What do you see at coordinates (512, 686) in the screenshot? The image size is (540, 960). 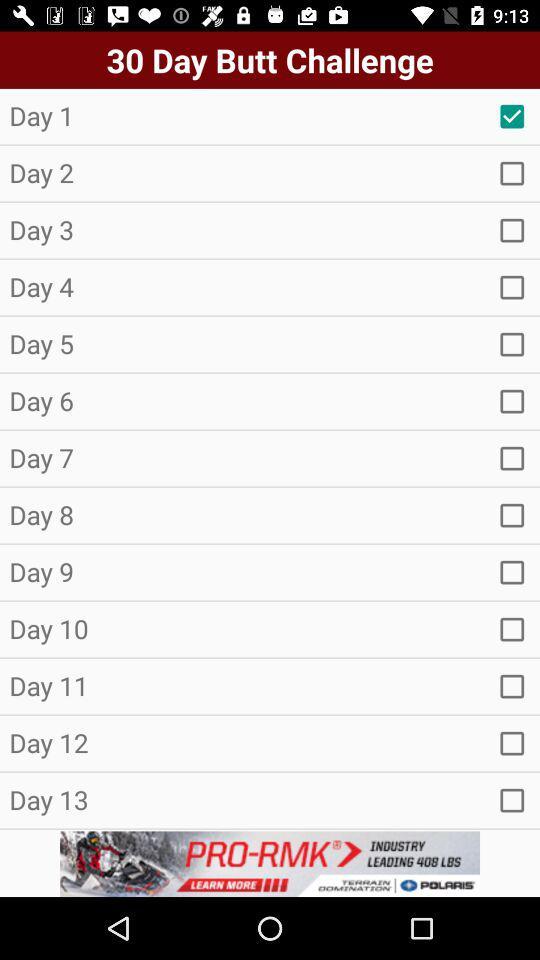 I see `option` at bounding box center [512, 686].